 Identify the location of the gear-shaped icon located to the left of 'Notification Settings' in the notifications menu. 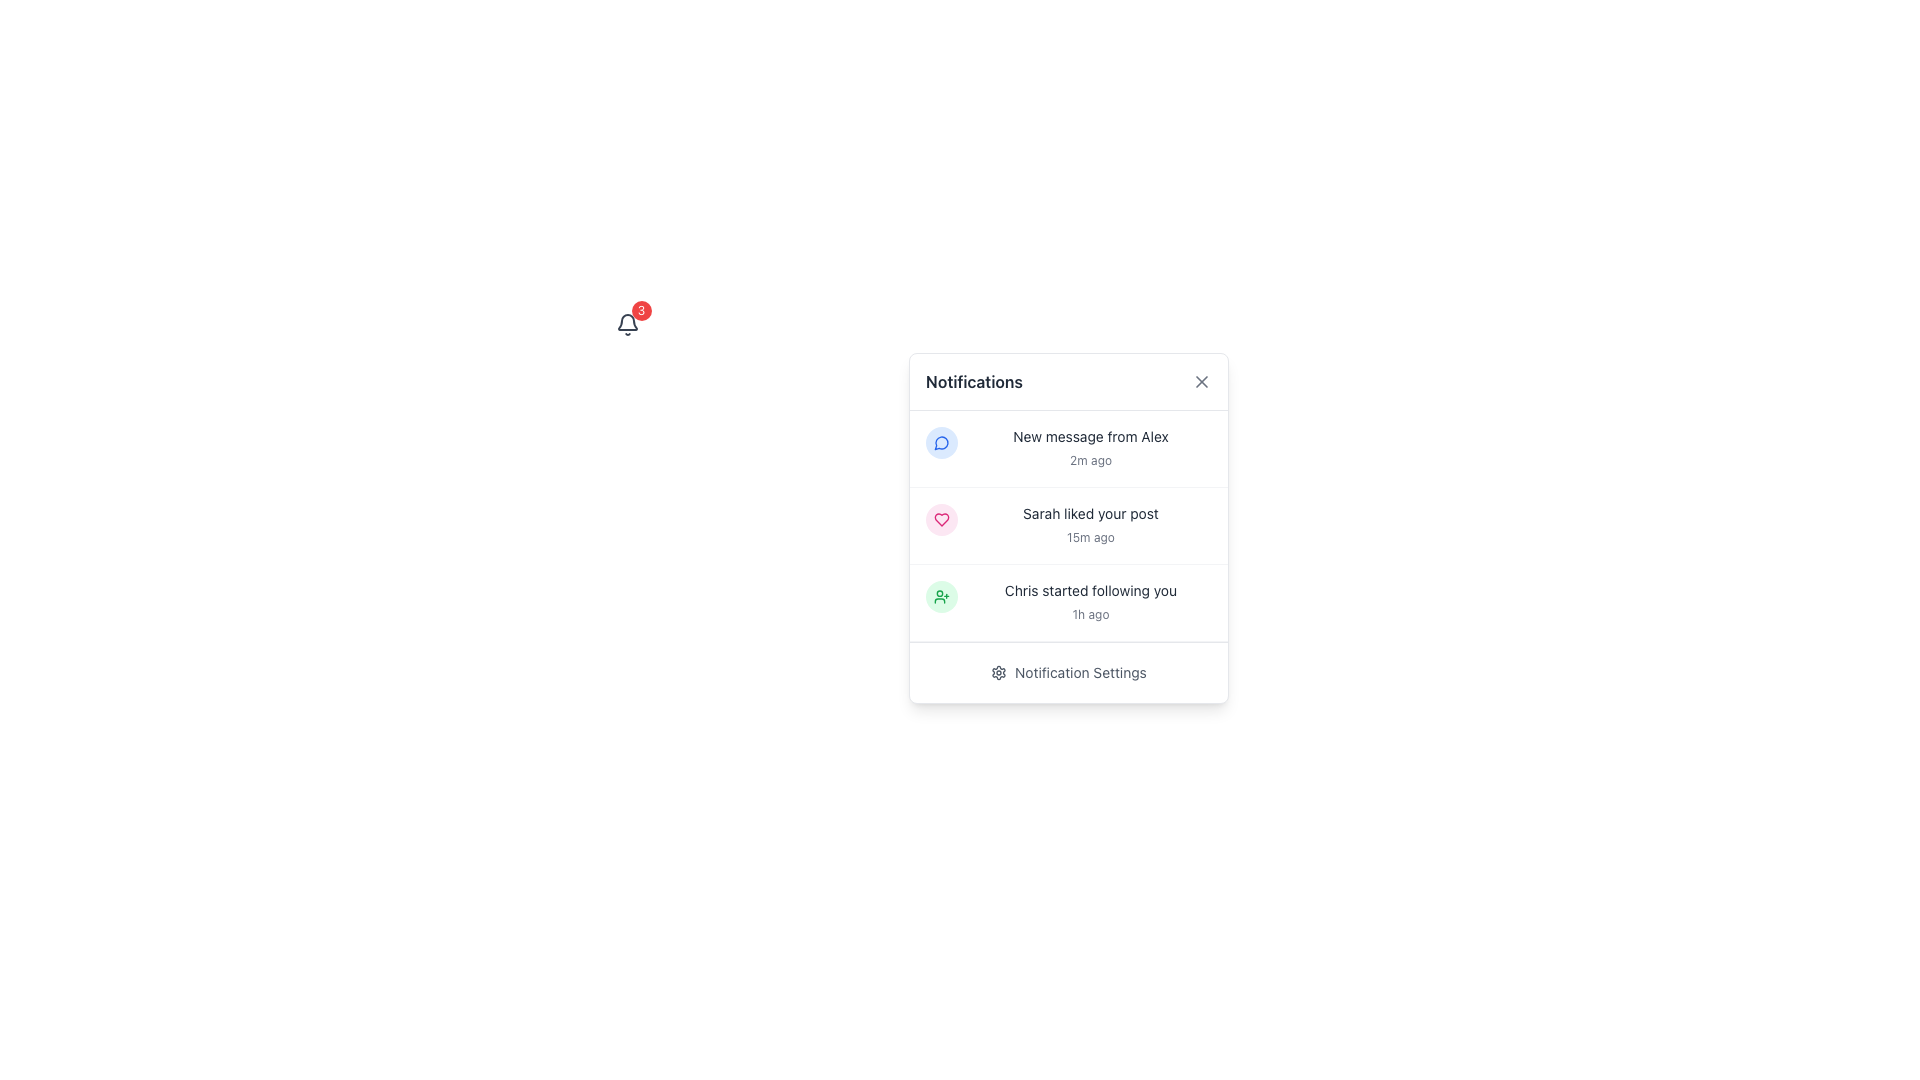
(999, 672).